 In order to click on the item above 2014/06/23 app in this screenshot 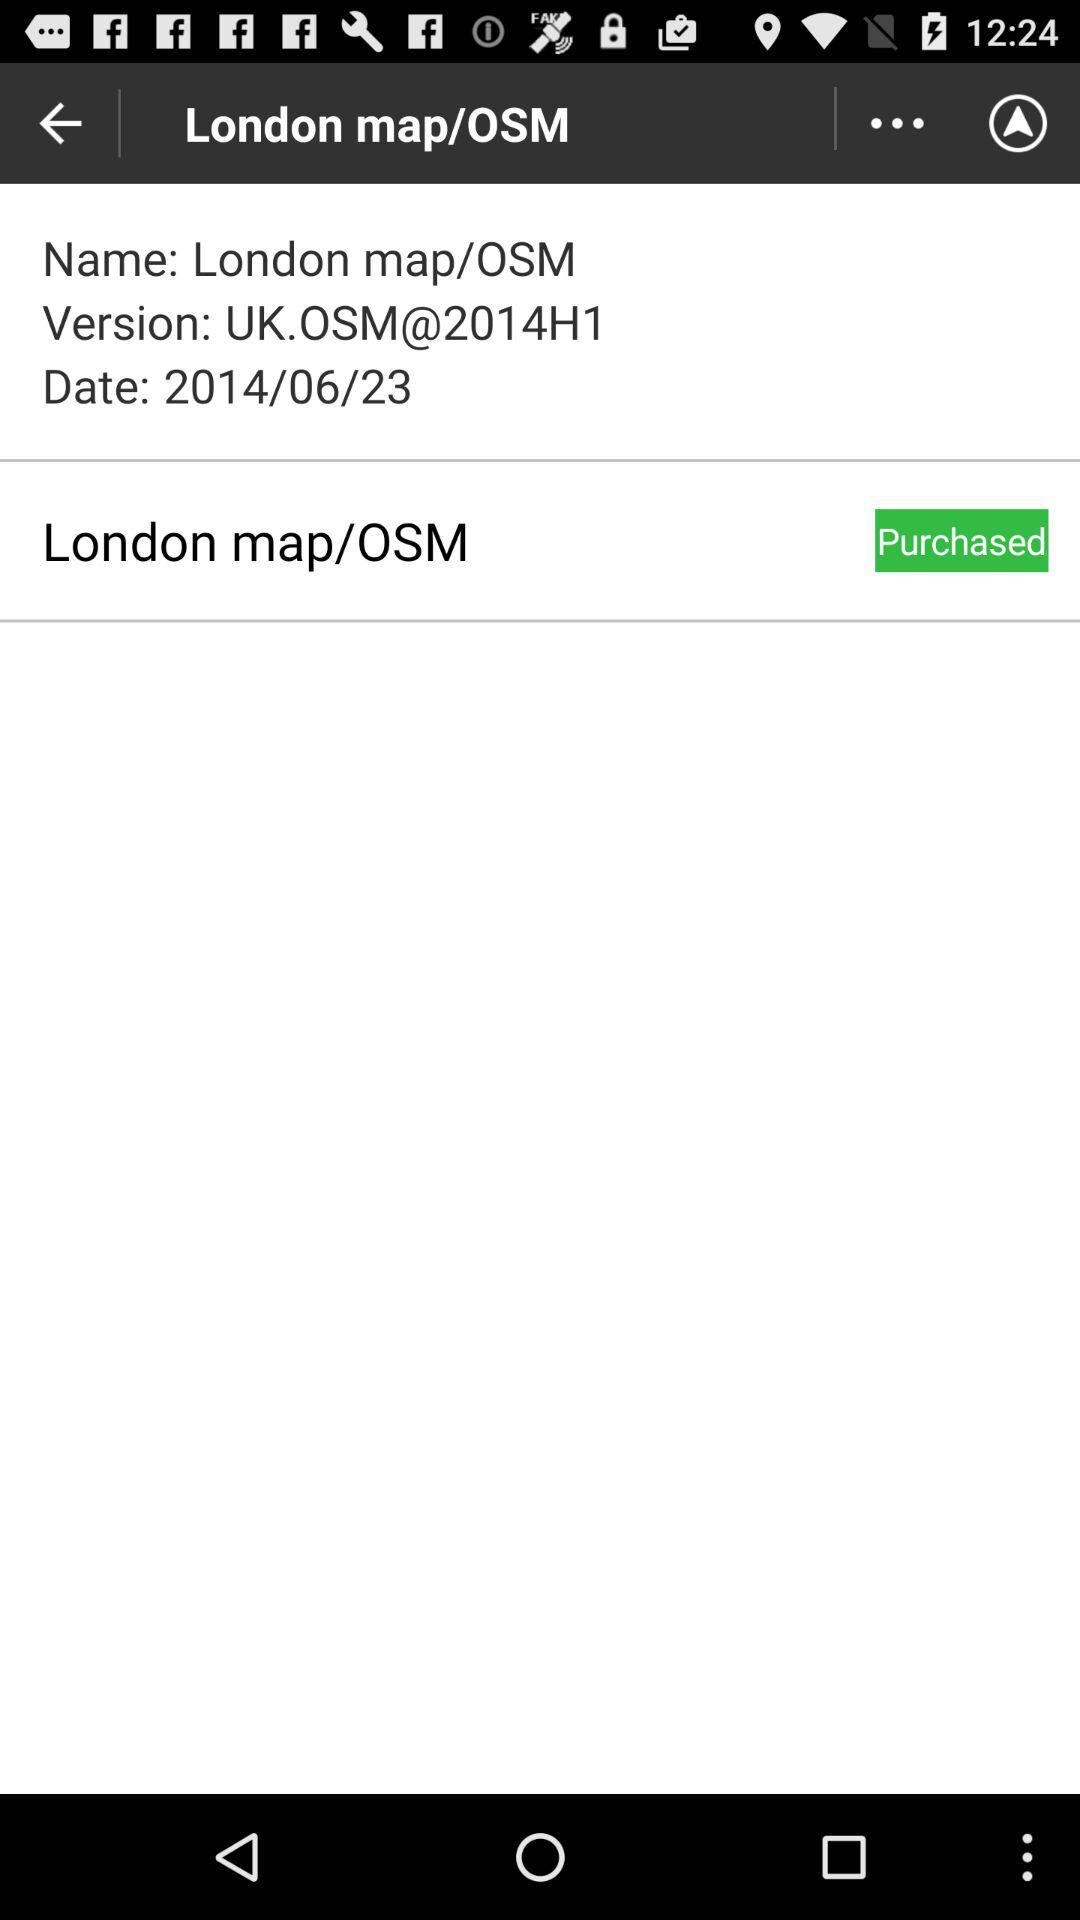, I will do `click(896, 122)`.